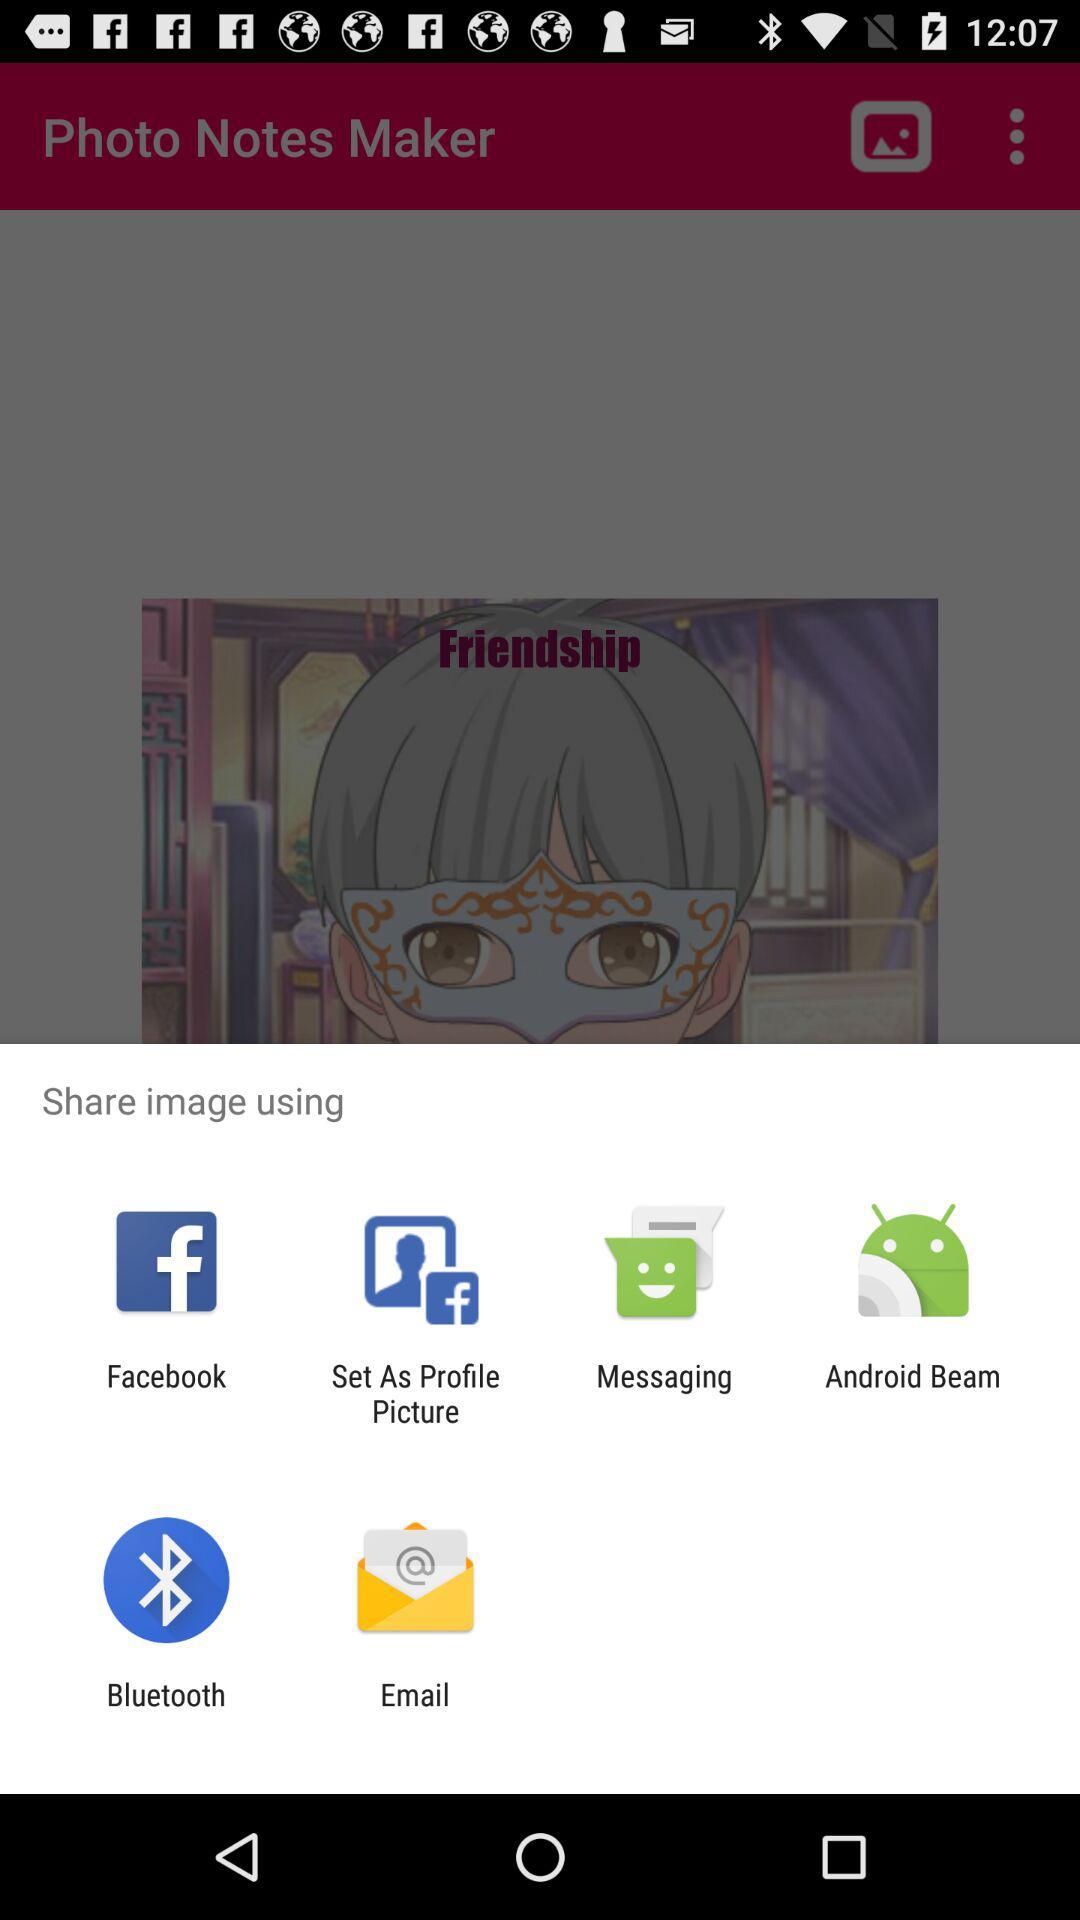  I want to click on the messaging app, so click(664, 1392).